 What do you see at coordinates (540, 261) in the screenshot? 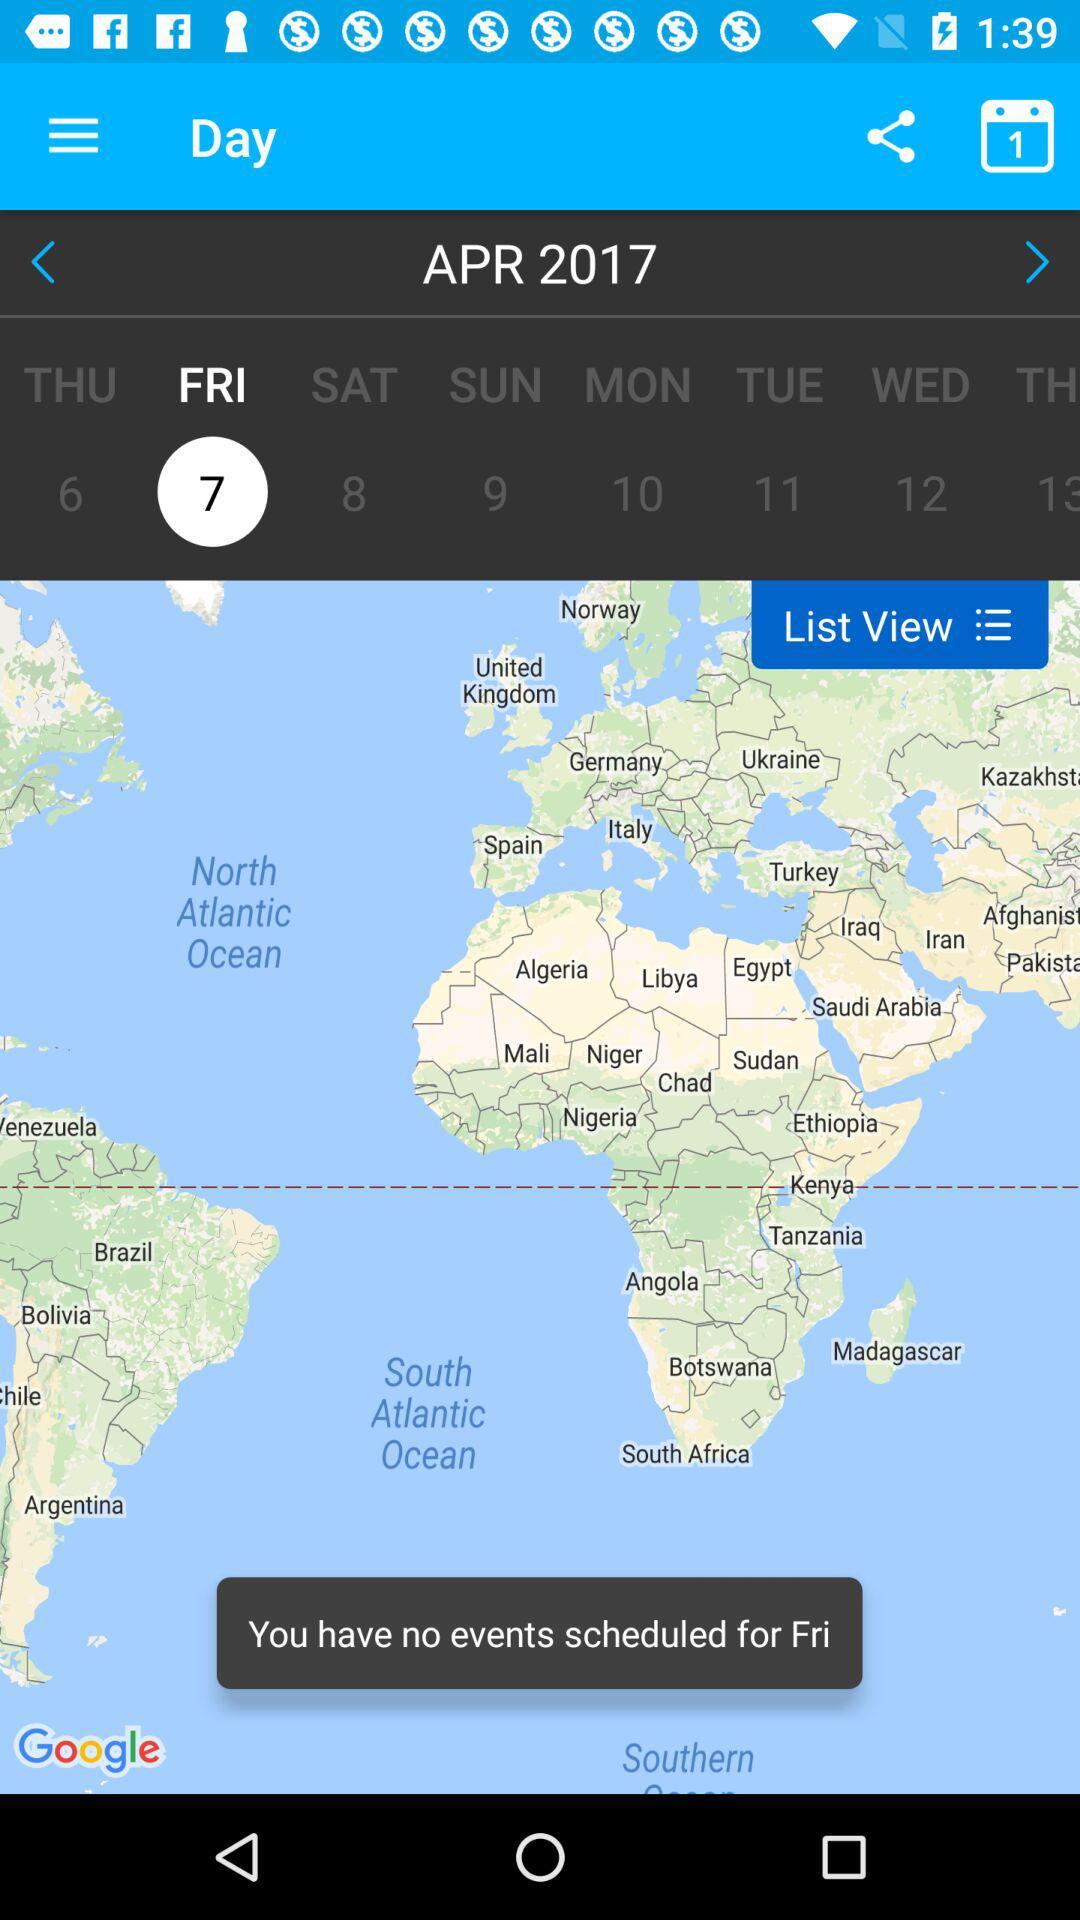
I see `apr 2017 item` at bounding box center [540, 261].